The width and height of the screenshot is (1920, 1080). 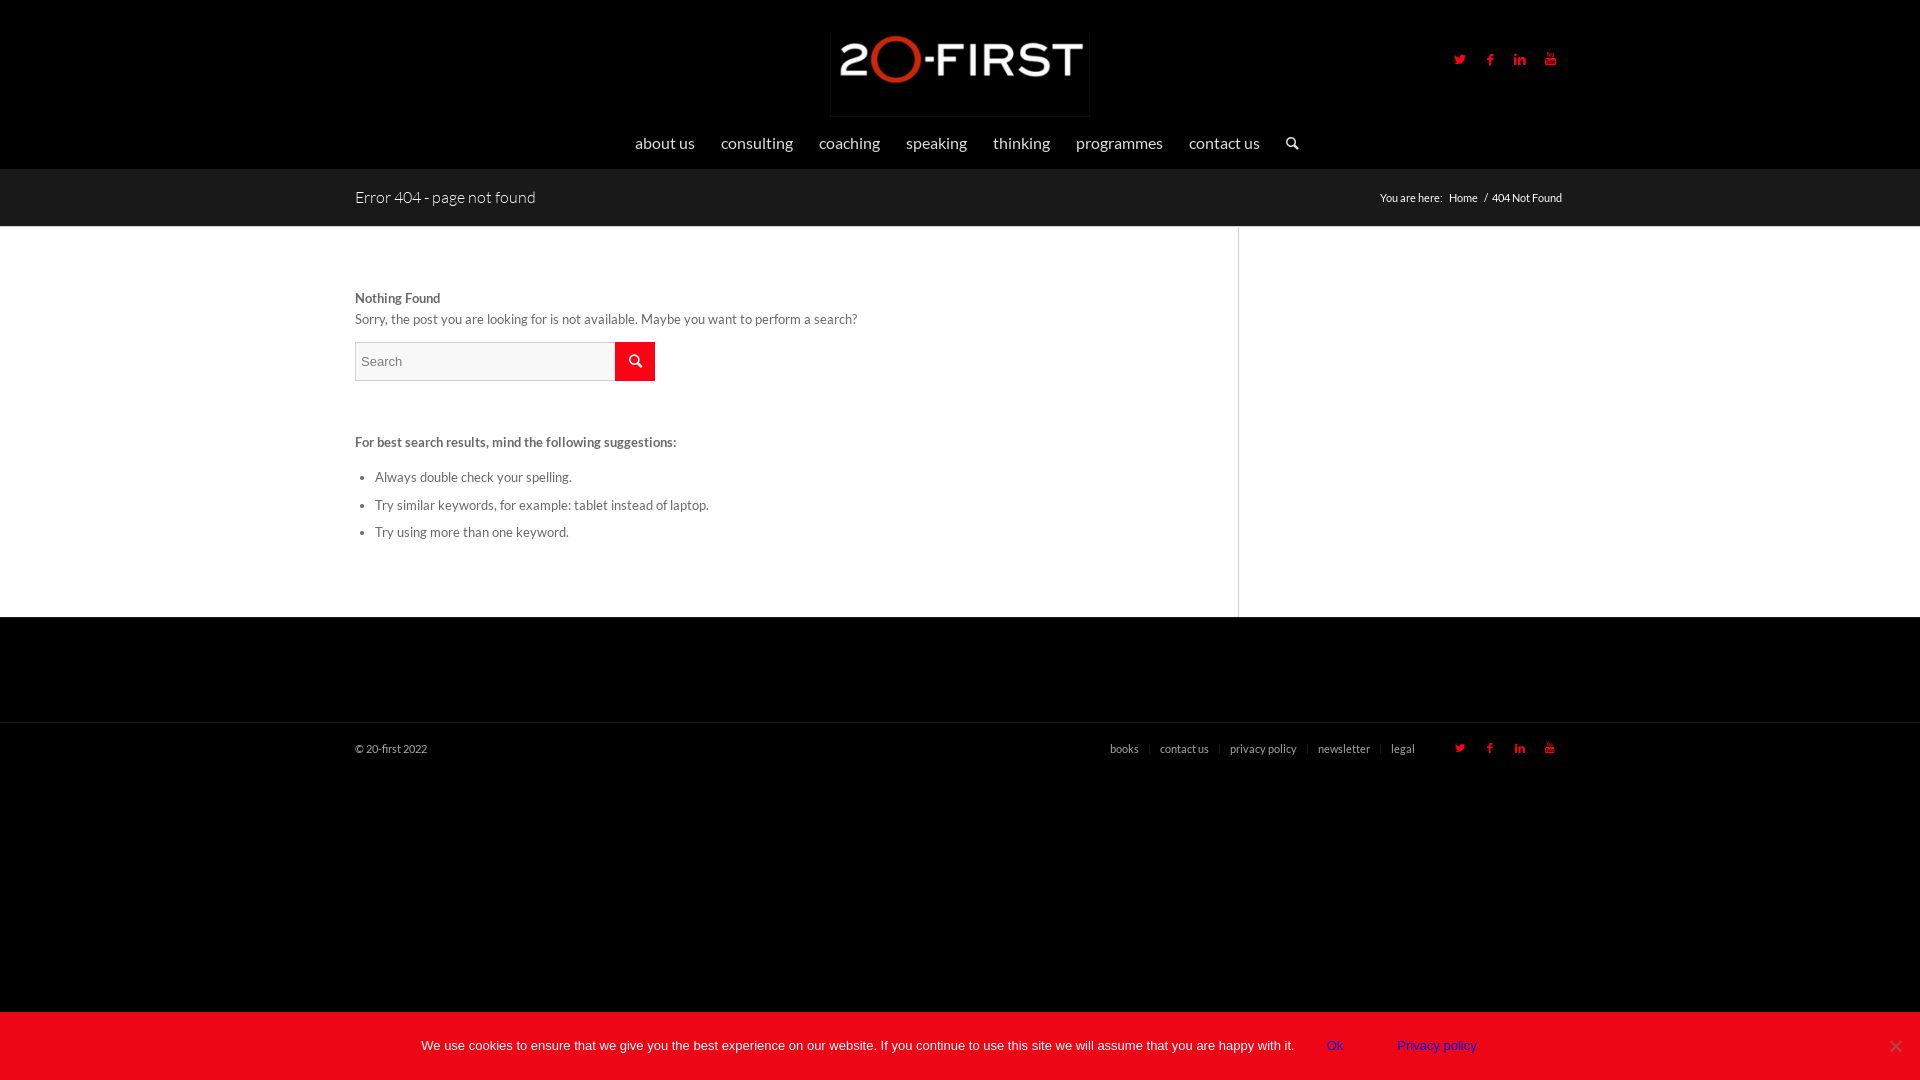 What do you see at coordinates (1444, 748) in the screenshot?
I see `'Twitter'` at bounding box center [1444, 748].